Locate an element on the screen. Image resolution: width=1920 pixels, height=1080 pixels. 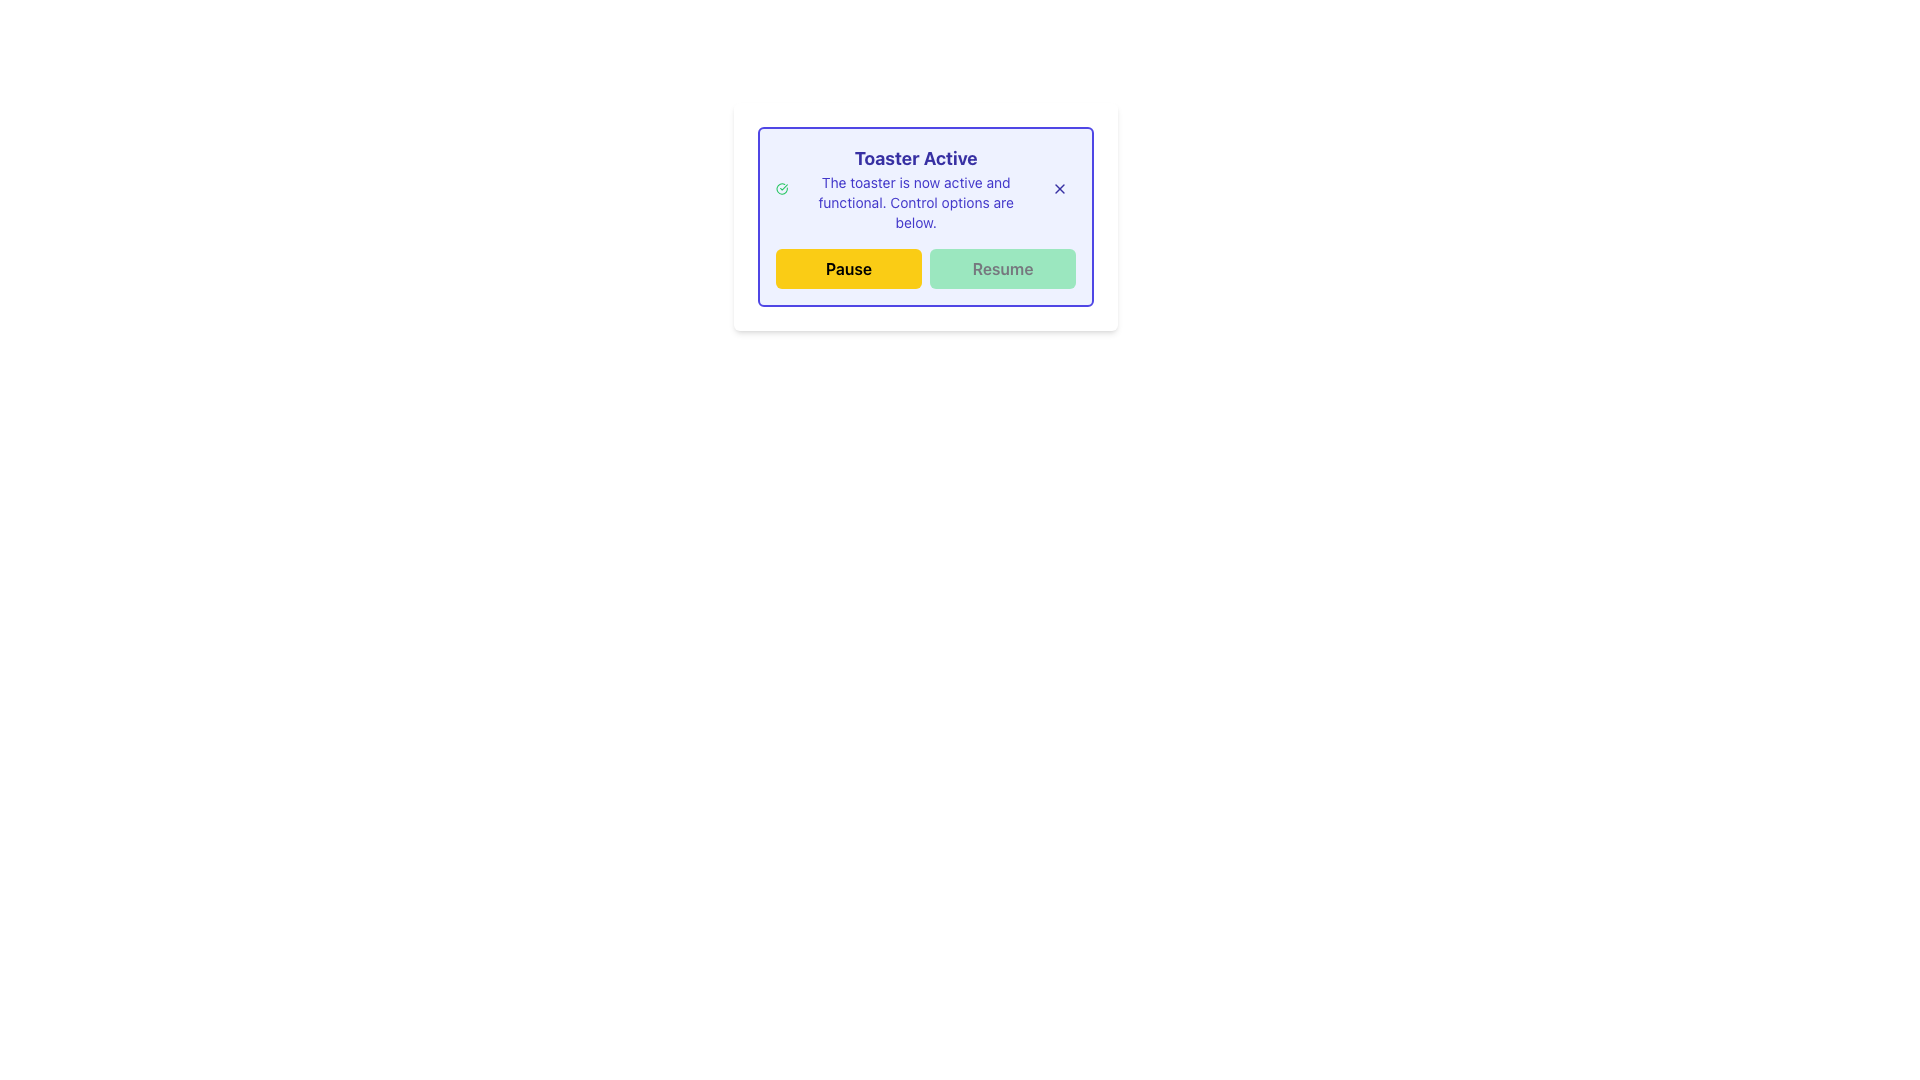
static text element that provides instructions about the state of the toaster, located below the header 'Toaster Active' and above the 'Pause' and 'Resume' buttons is located at coordinates (915, 203).